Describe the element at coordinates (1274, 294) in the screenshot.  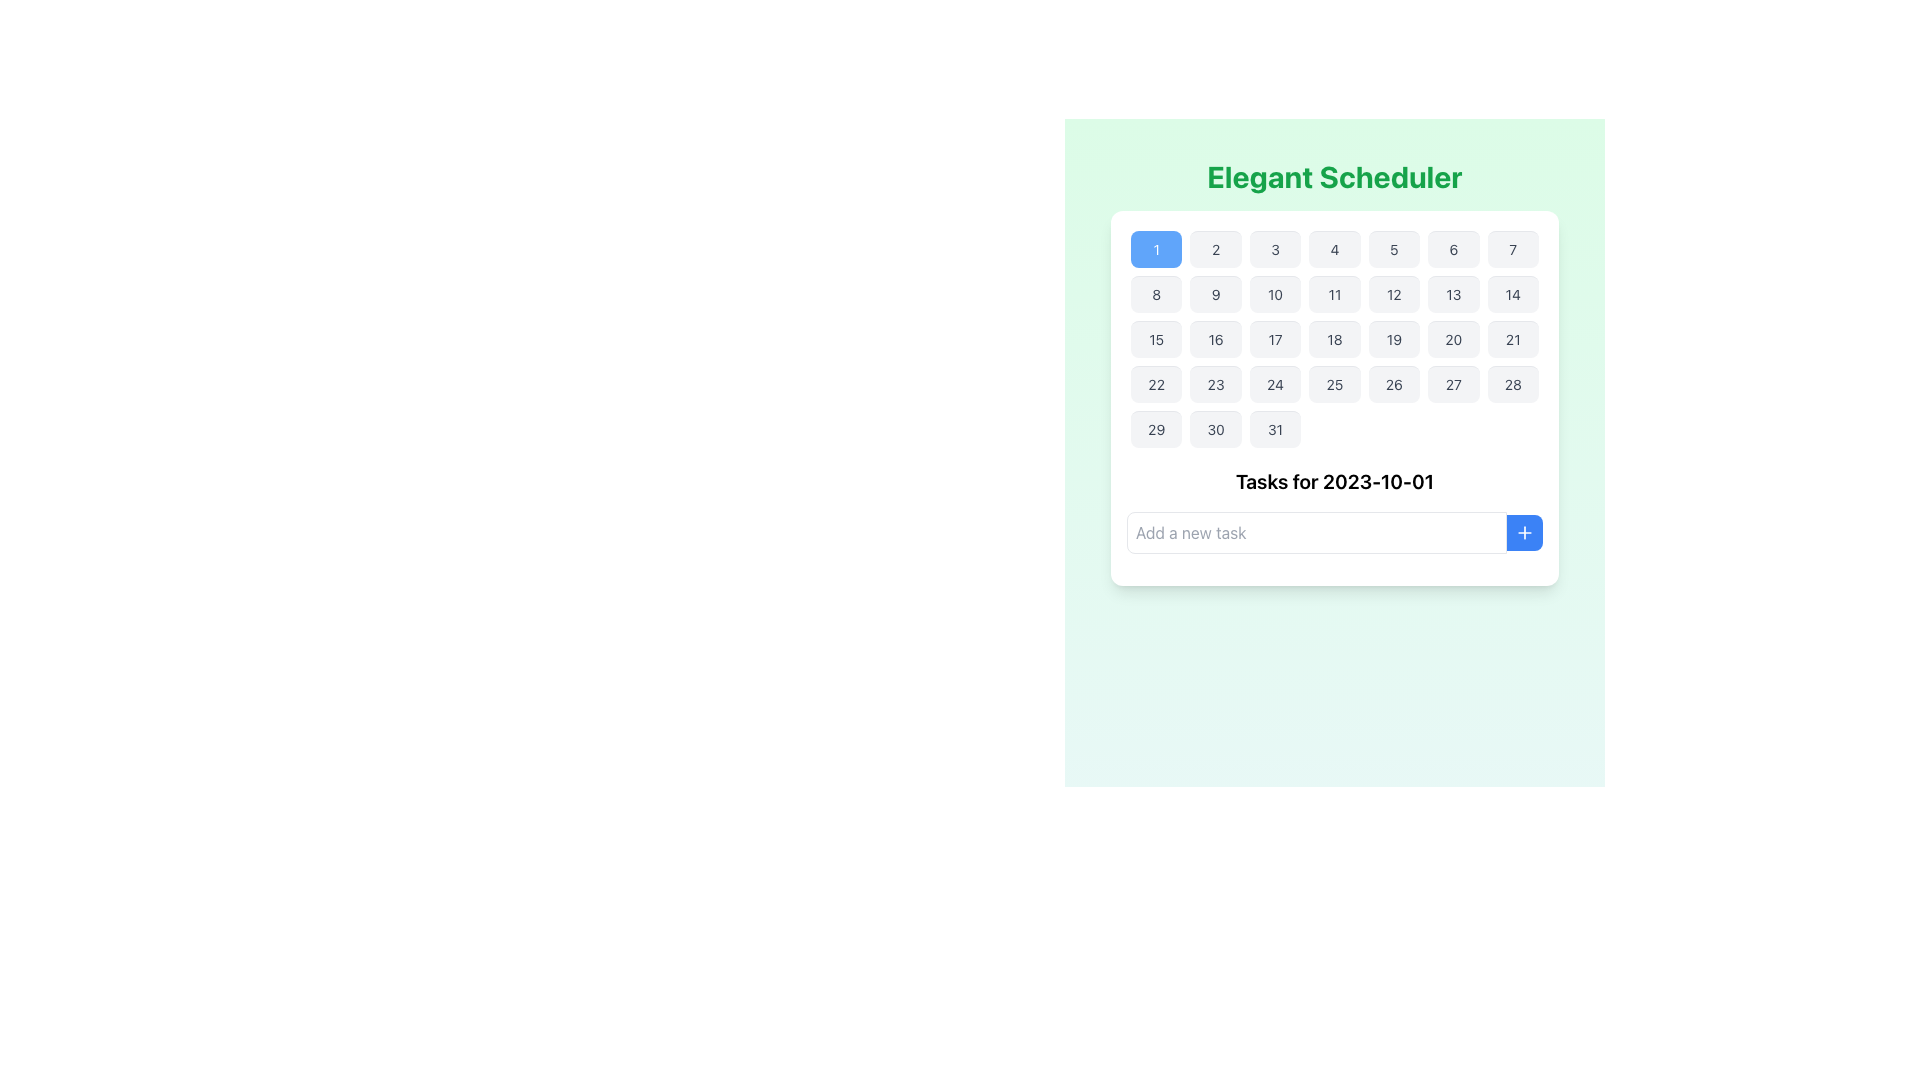
I see `the button representing the date '10' in the calendar interface to change its style` at that location.